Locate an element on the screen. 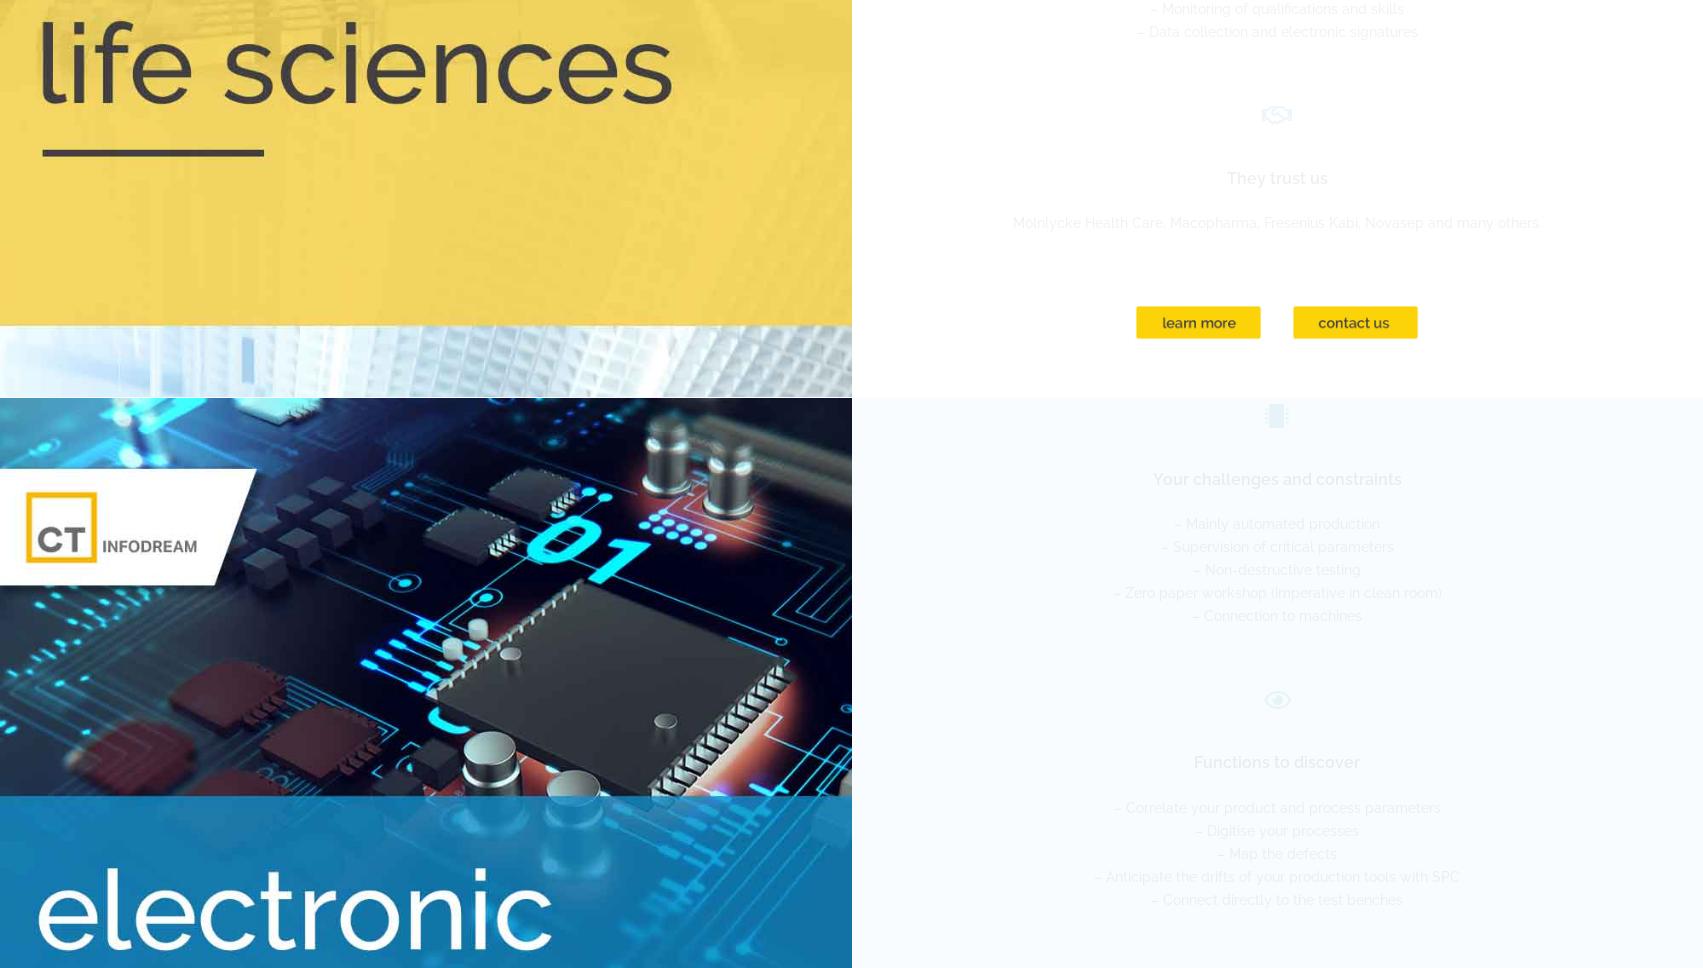 The height and width of the screenshot is (968, 1703). 'Your challenges and constraints' is located at coordinates (1275, 477).